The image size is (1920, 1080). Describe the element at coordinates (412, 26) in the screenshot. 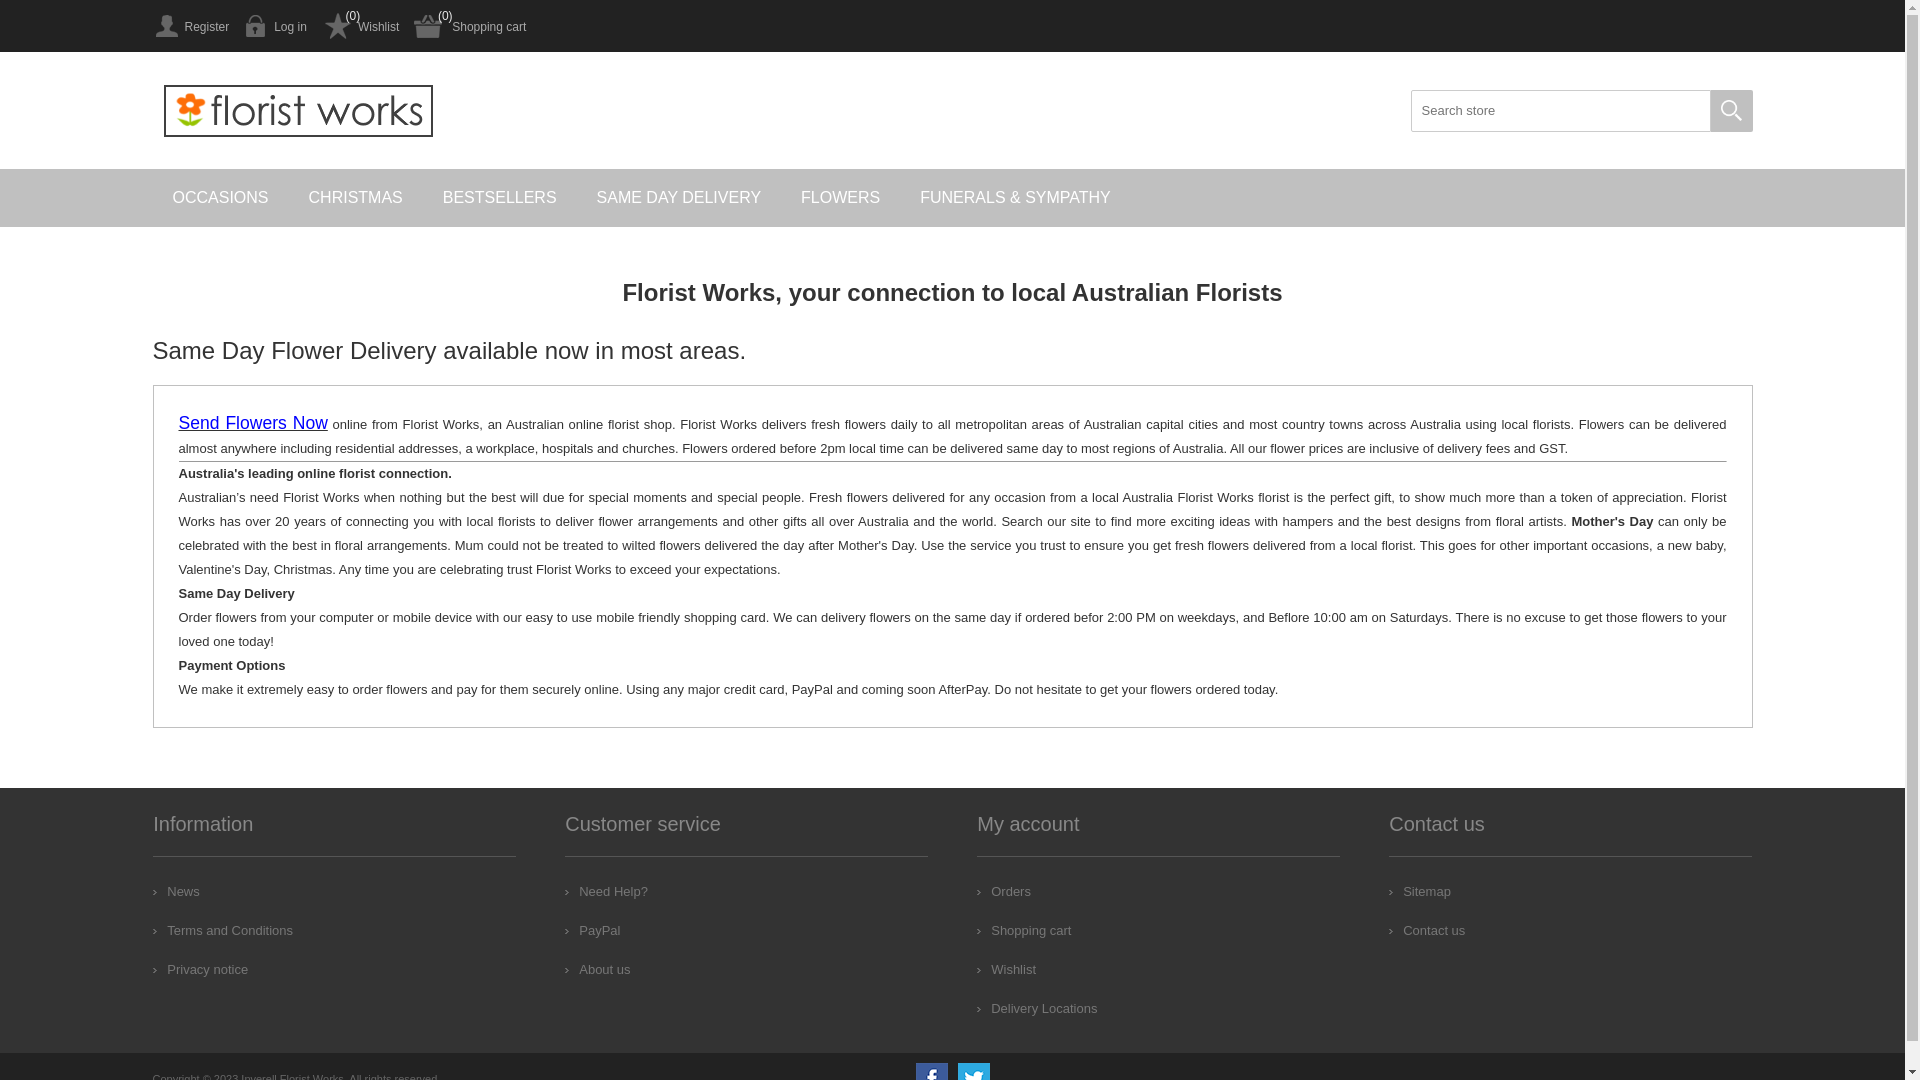

I see `'Shopping cart'` at that location.